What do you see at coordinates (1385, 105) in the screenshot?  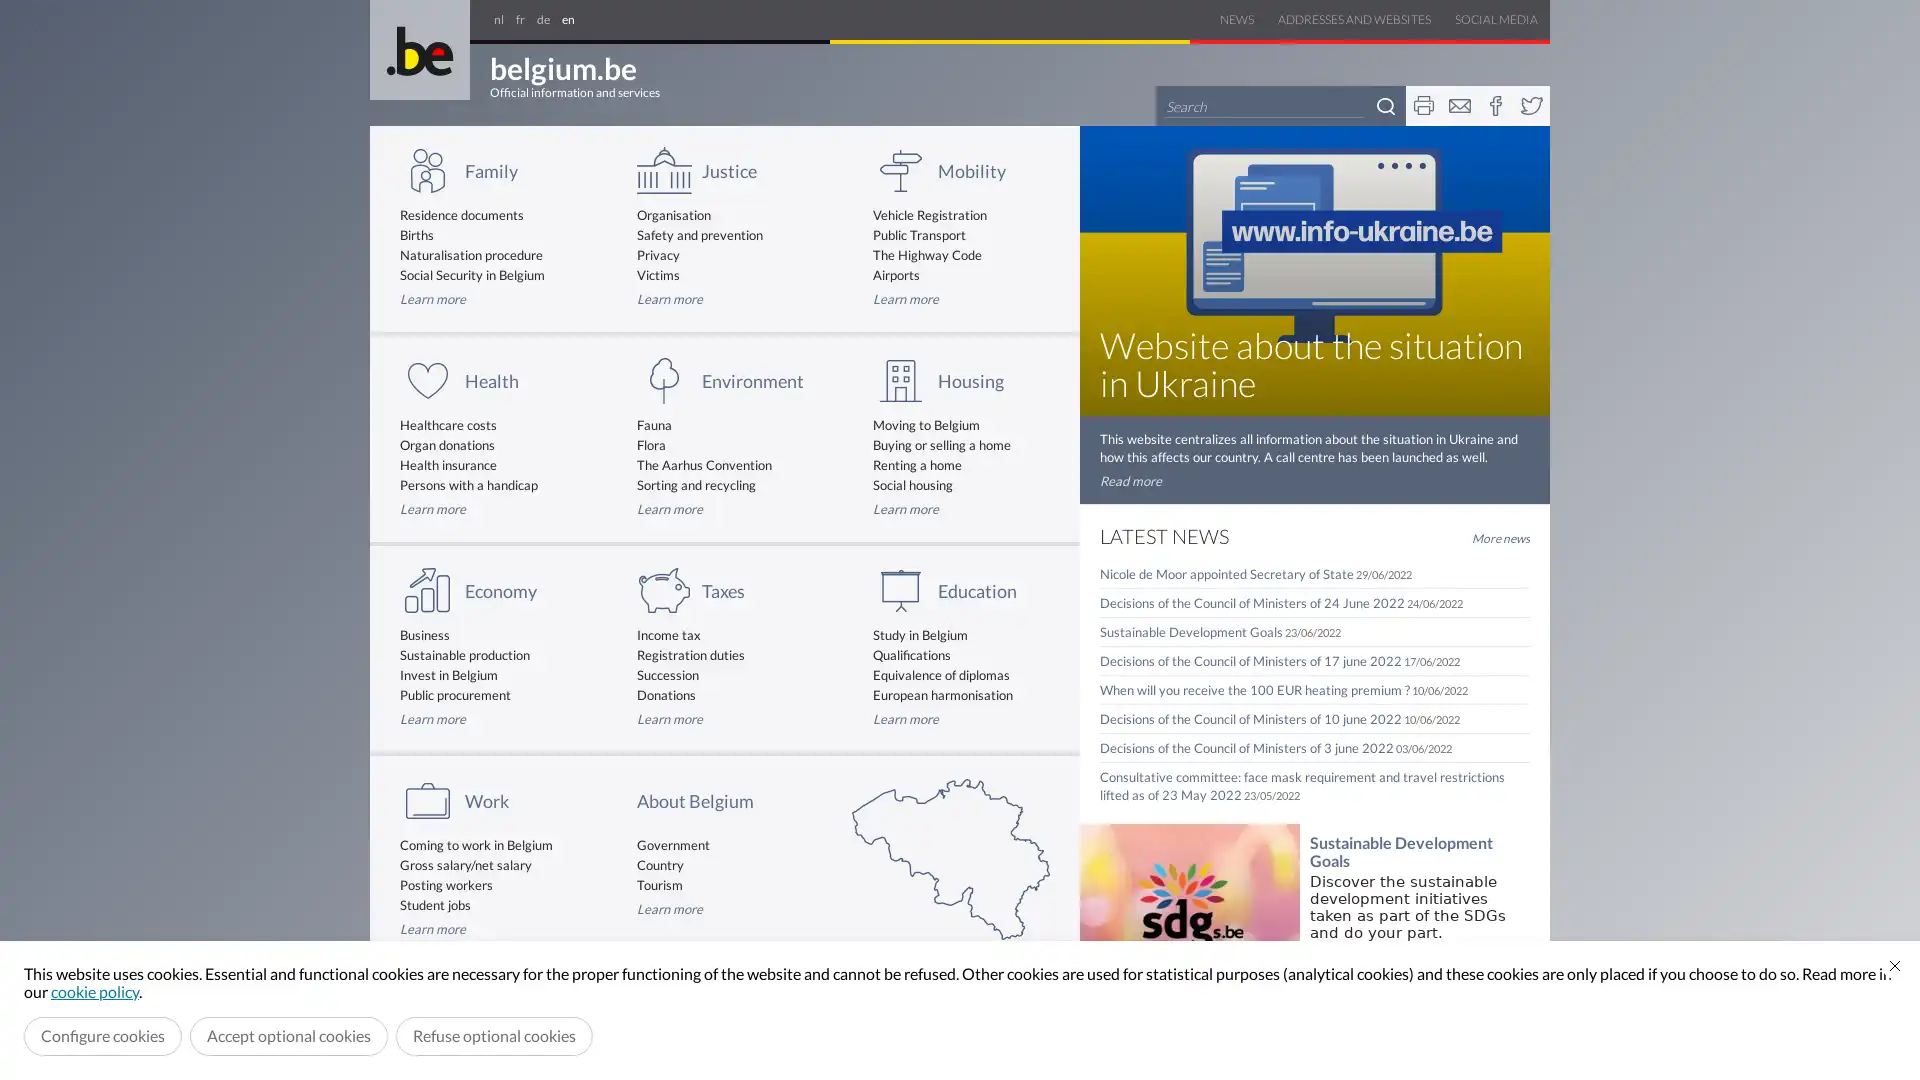 I see `Search` at bounding box center [1385, 105].